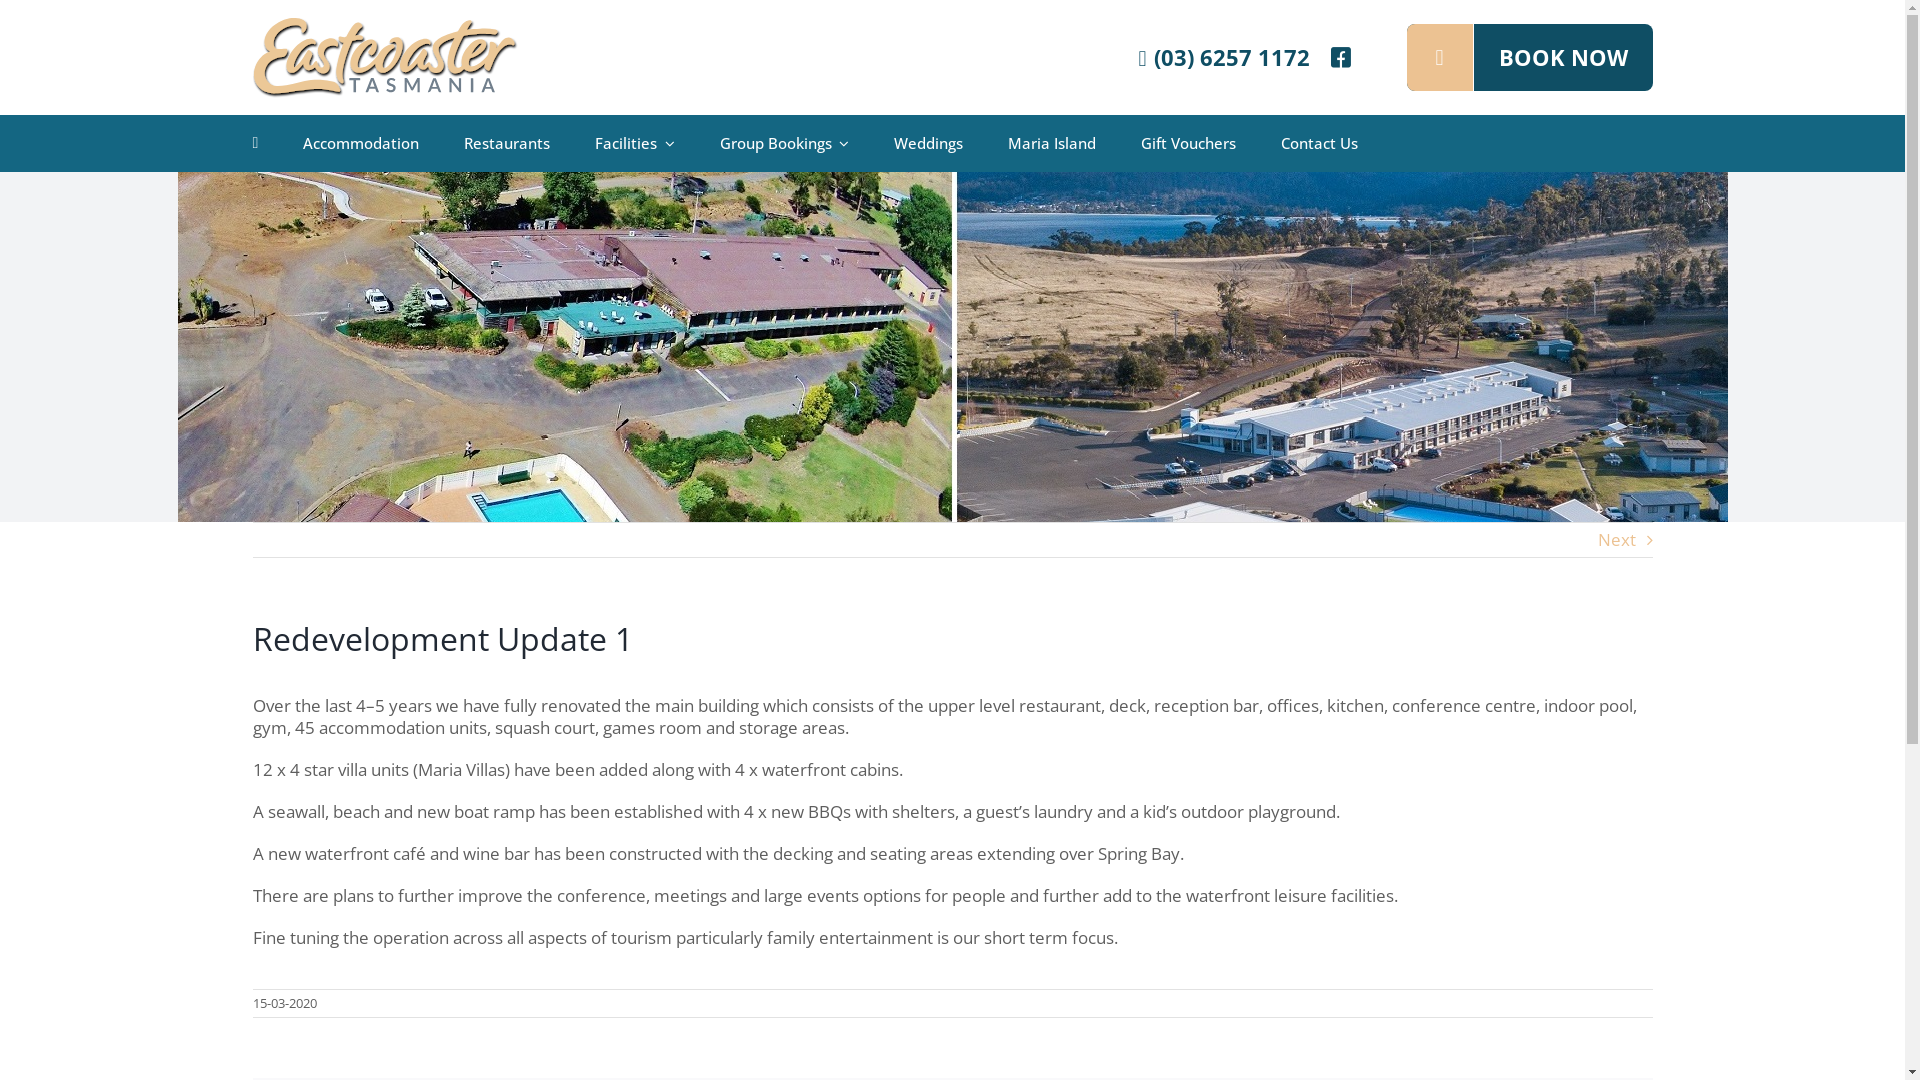 The width and height of the screenshot is (1920, 1080). I want to click on '(03) 6257 1172', so click(1222, 56).